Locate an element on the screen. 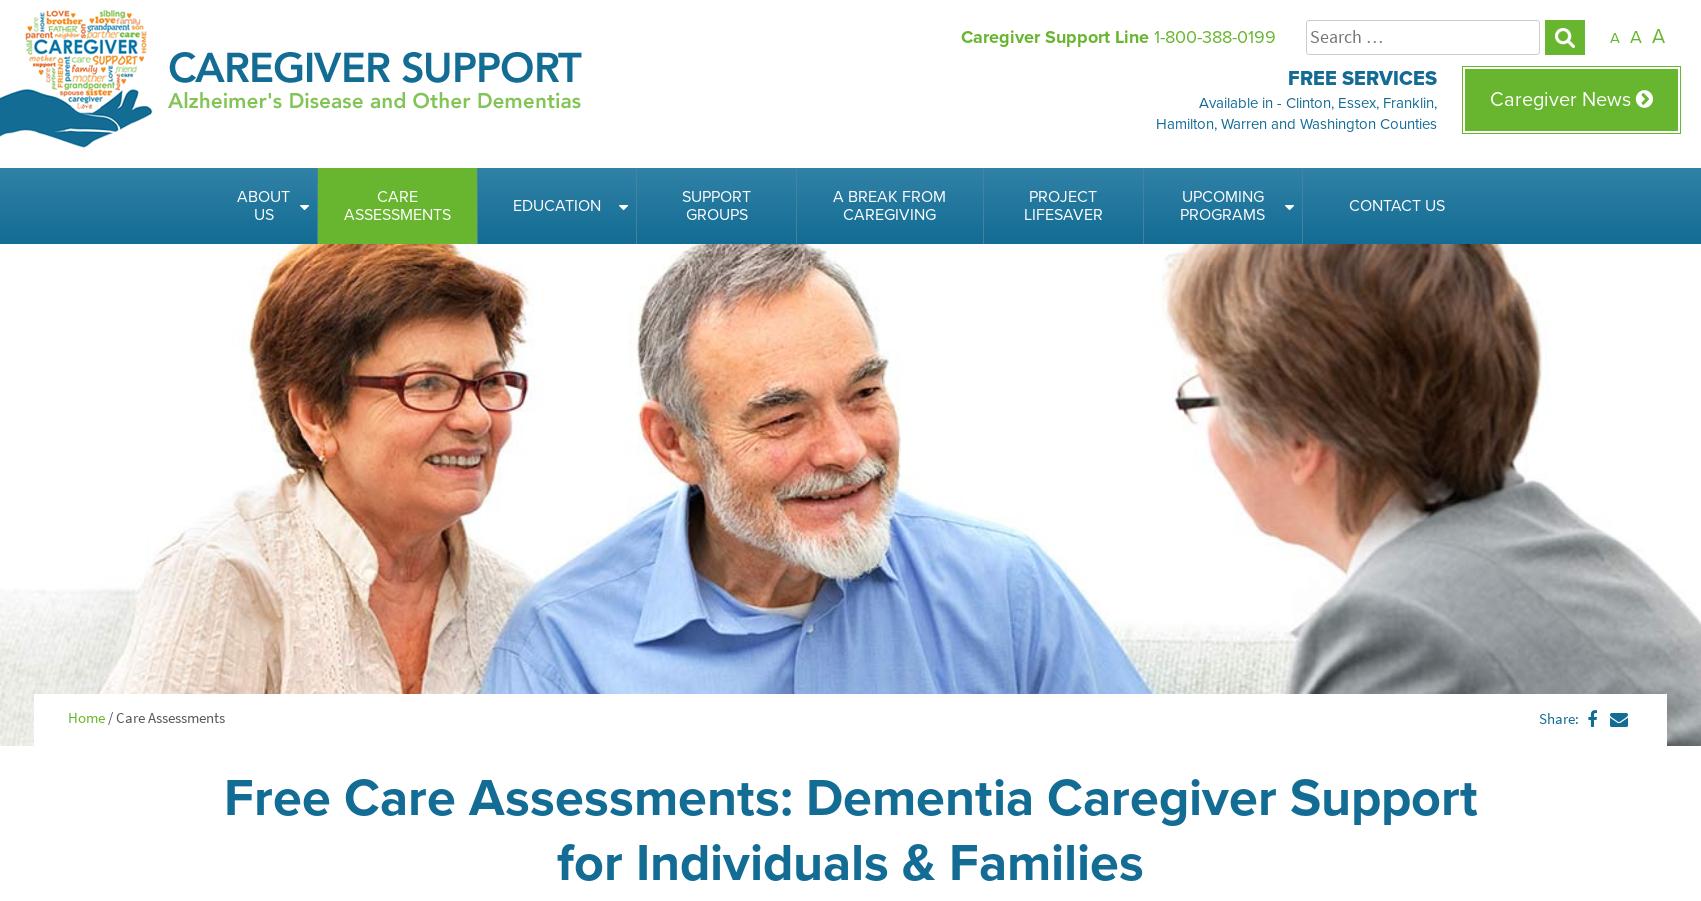 This screenshot has width=1701, height=901. '/' is located at coordinates (110, 718).